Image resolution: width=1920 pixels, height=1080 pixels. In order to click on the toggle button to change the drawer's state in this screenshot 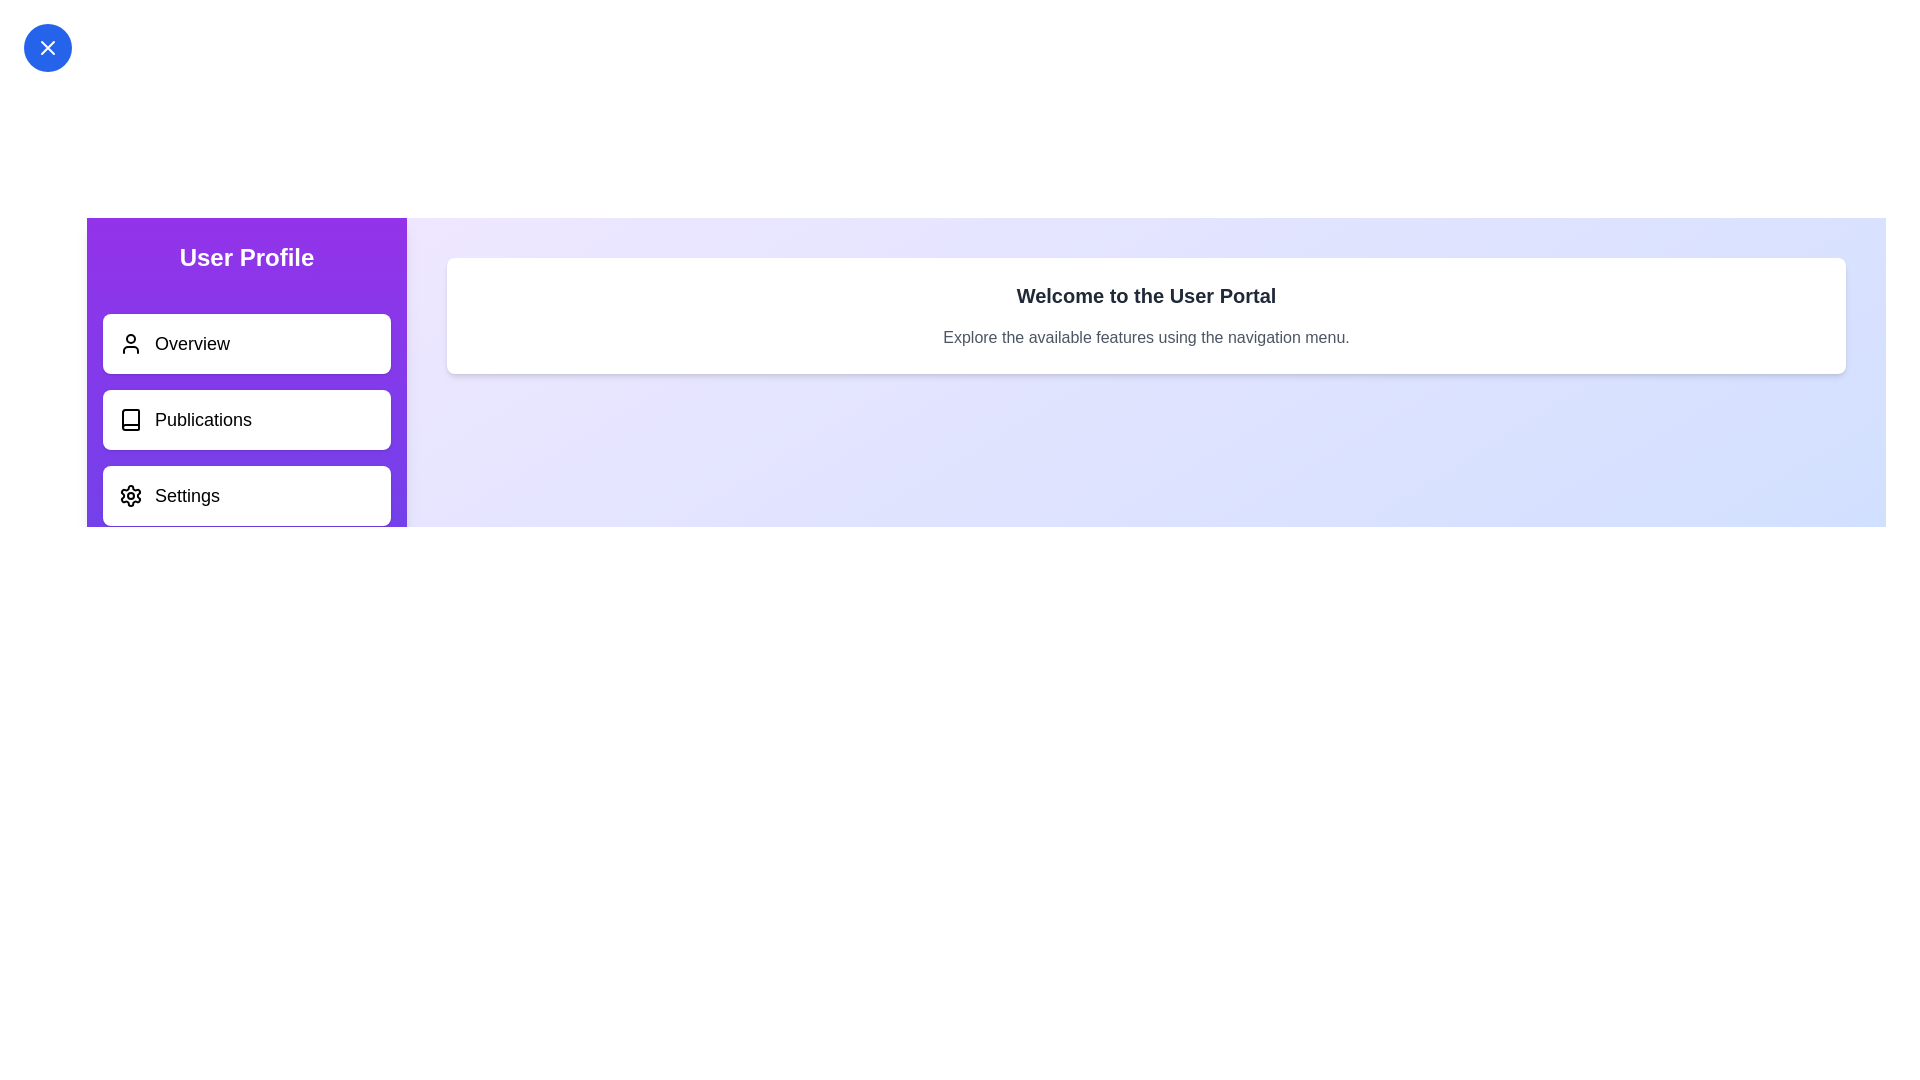, I will do `click(48, 46)`.